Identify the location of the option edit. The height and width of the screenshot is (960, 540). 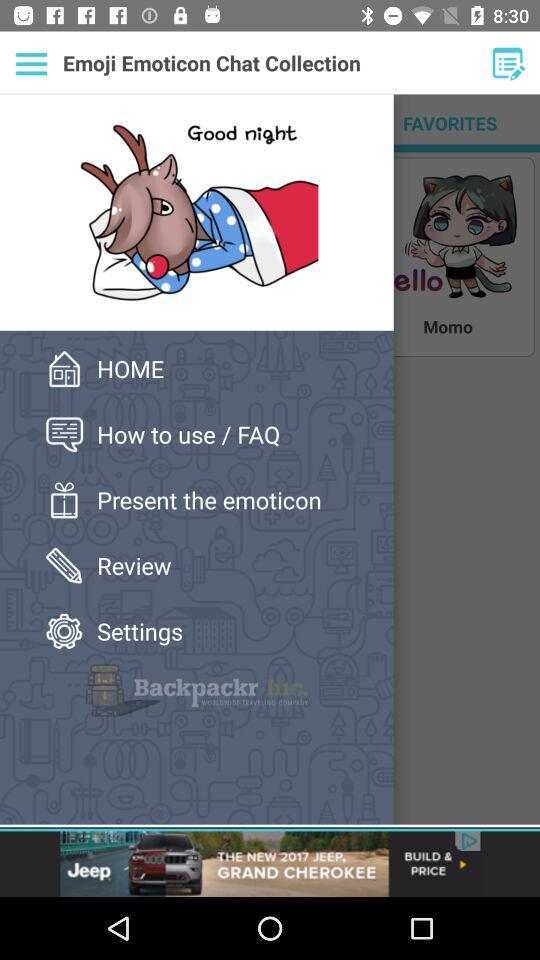
(508, 64).